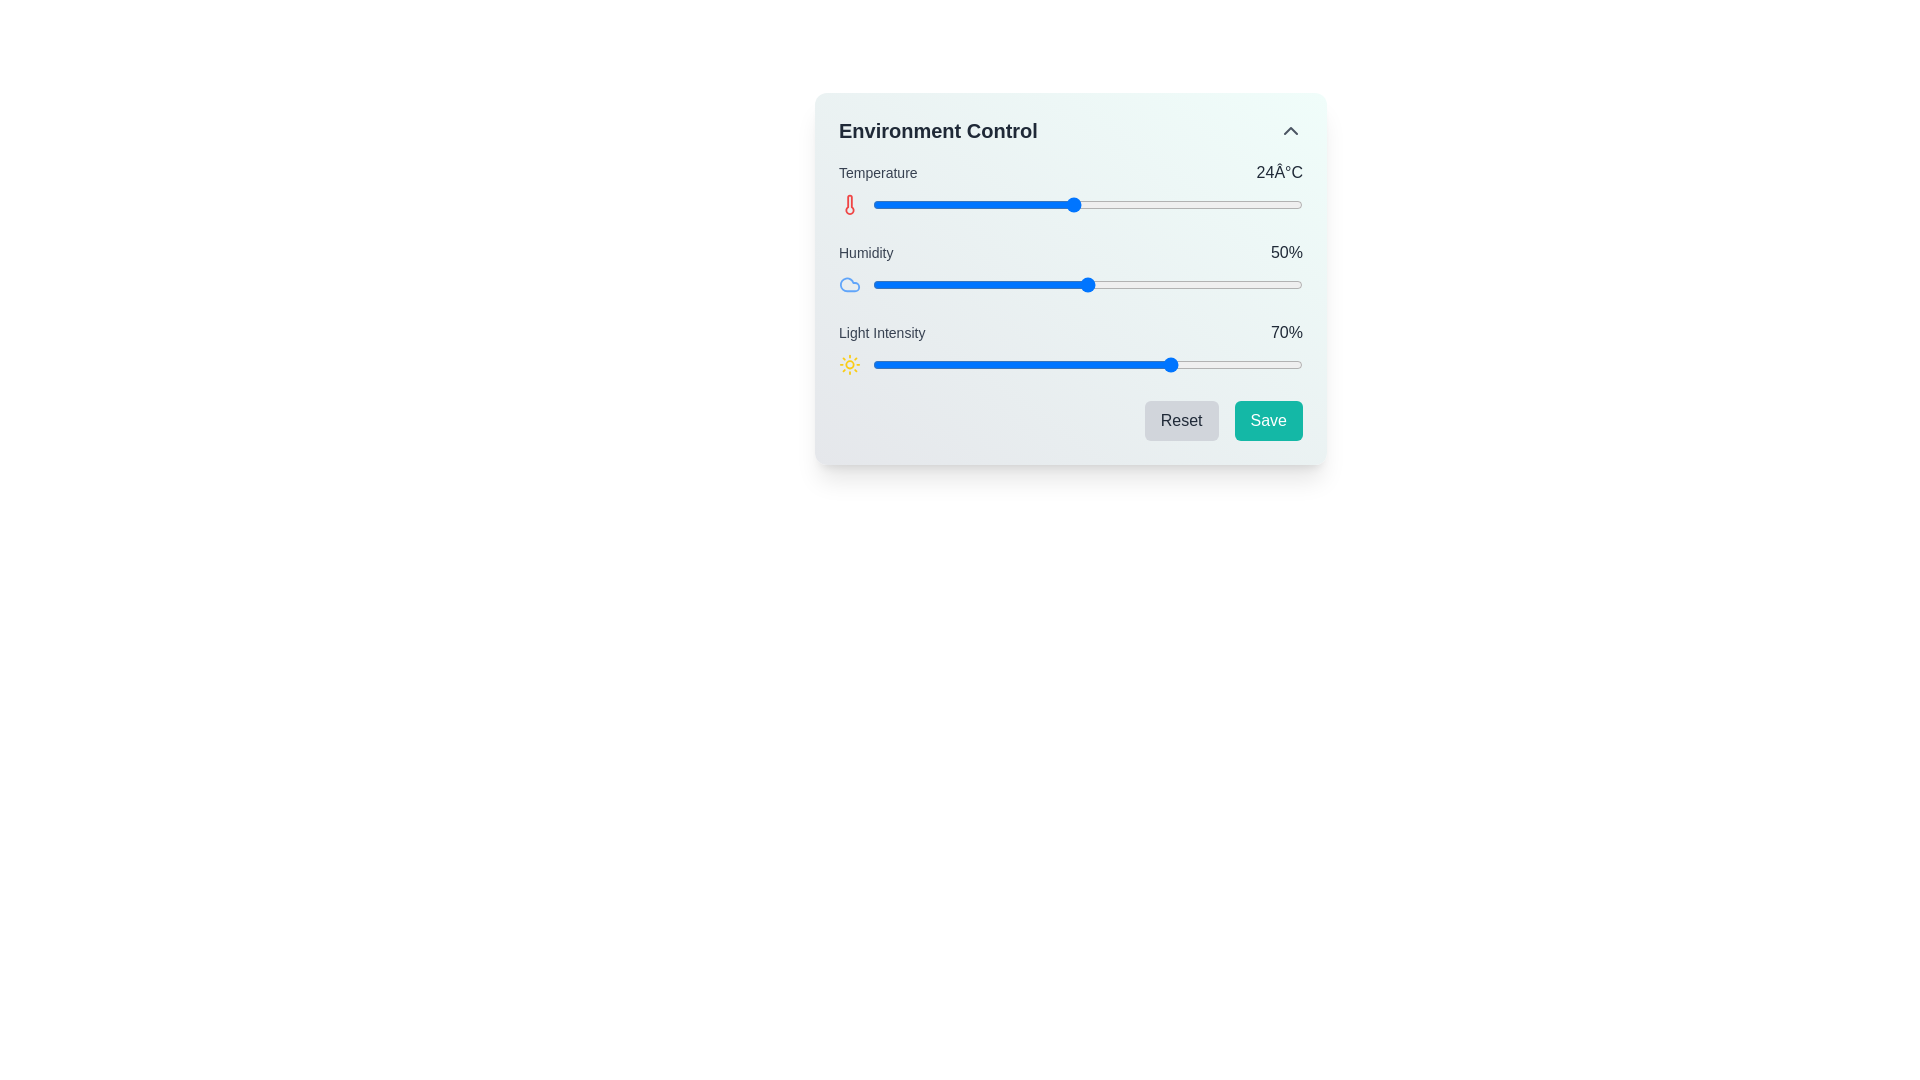 This screenshot has width=1920, height=1080. What do you see at coordinates (1104, 285) in the screenshot?
I see `the humidity` at bounding box center [1104, 285].